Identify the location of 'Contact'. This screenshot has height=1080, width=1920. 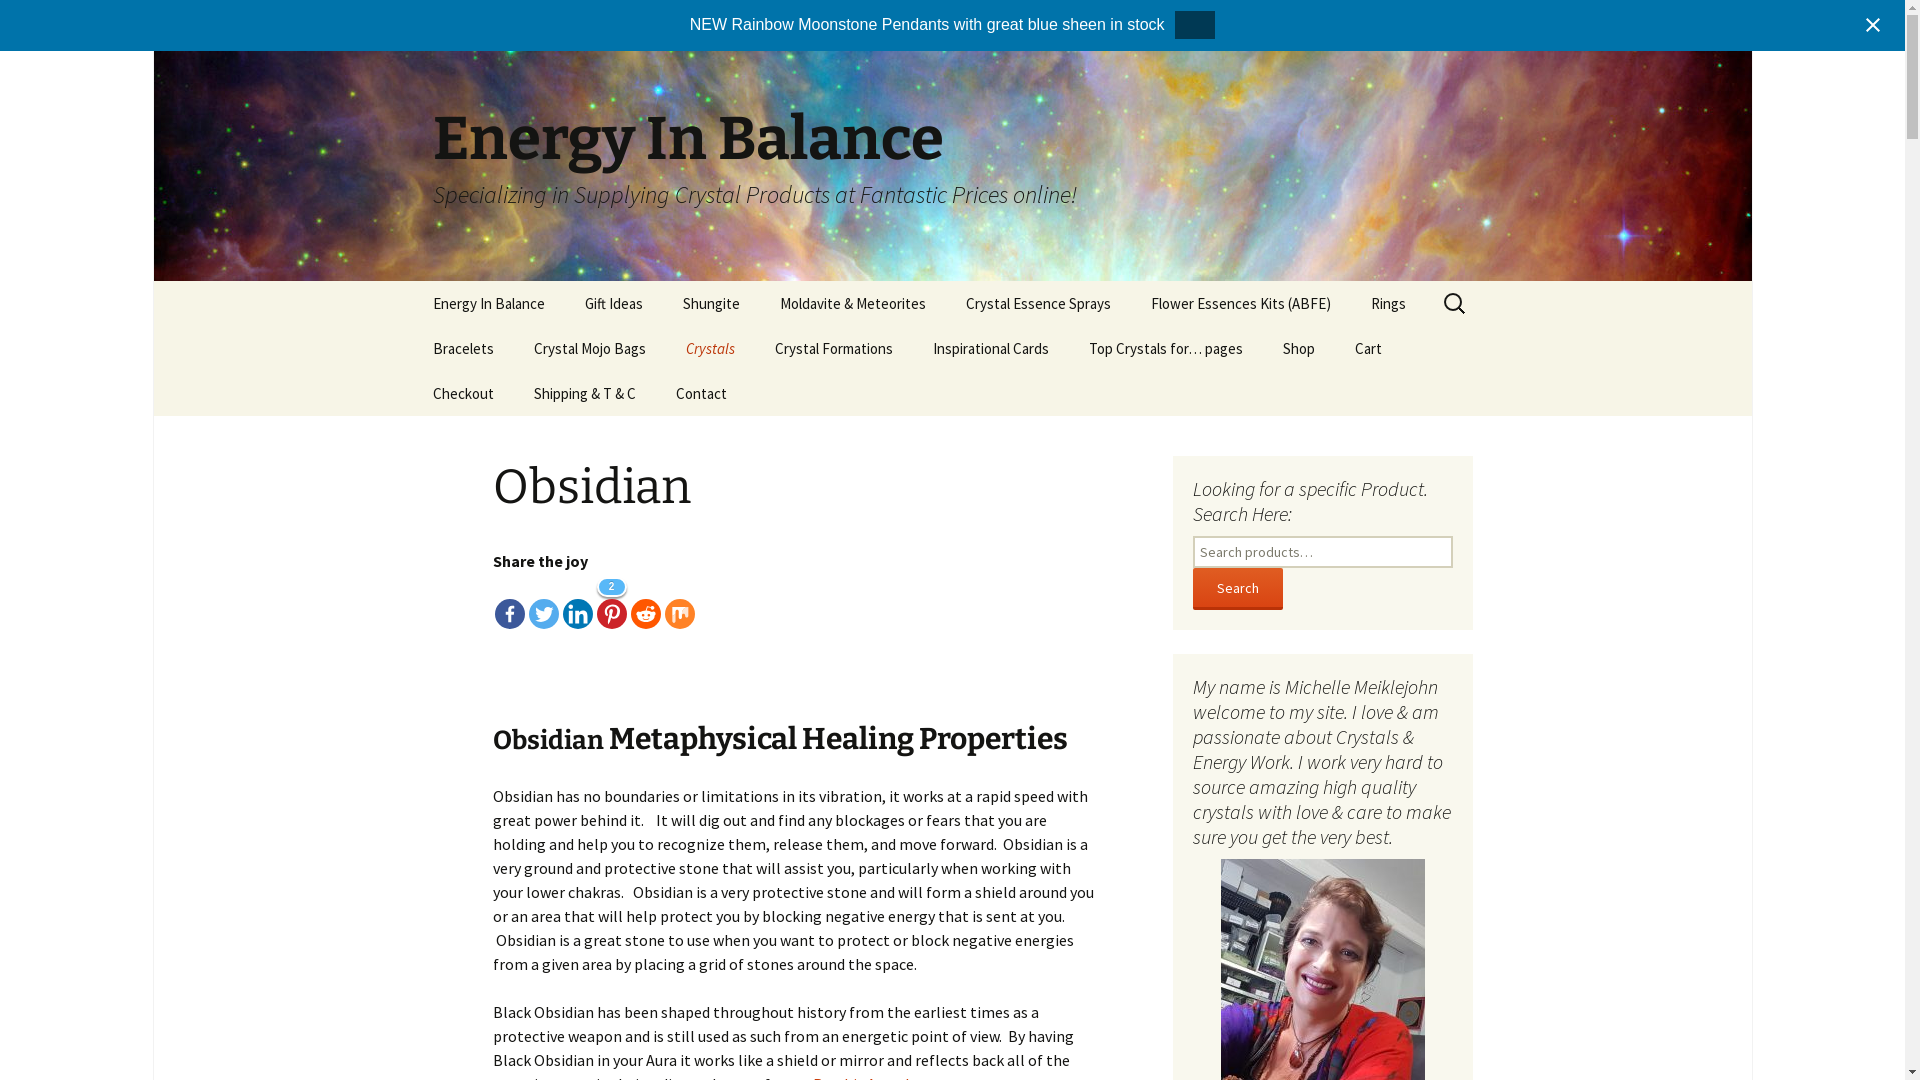
(701, 393).